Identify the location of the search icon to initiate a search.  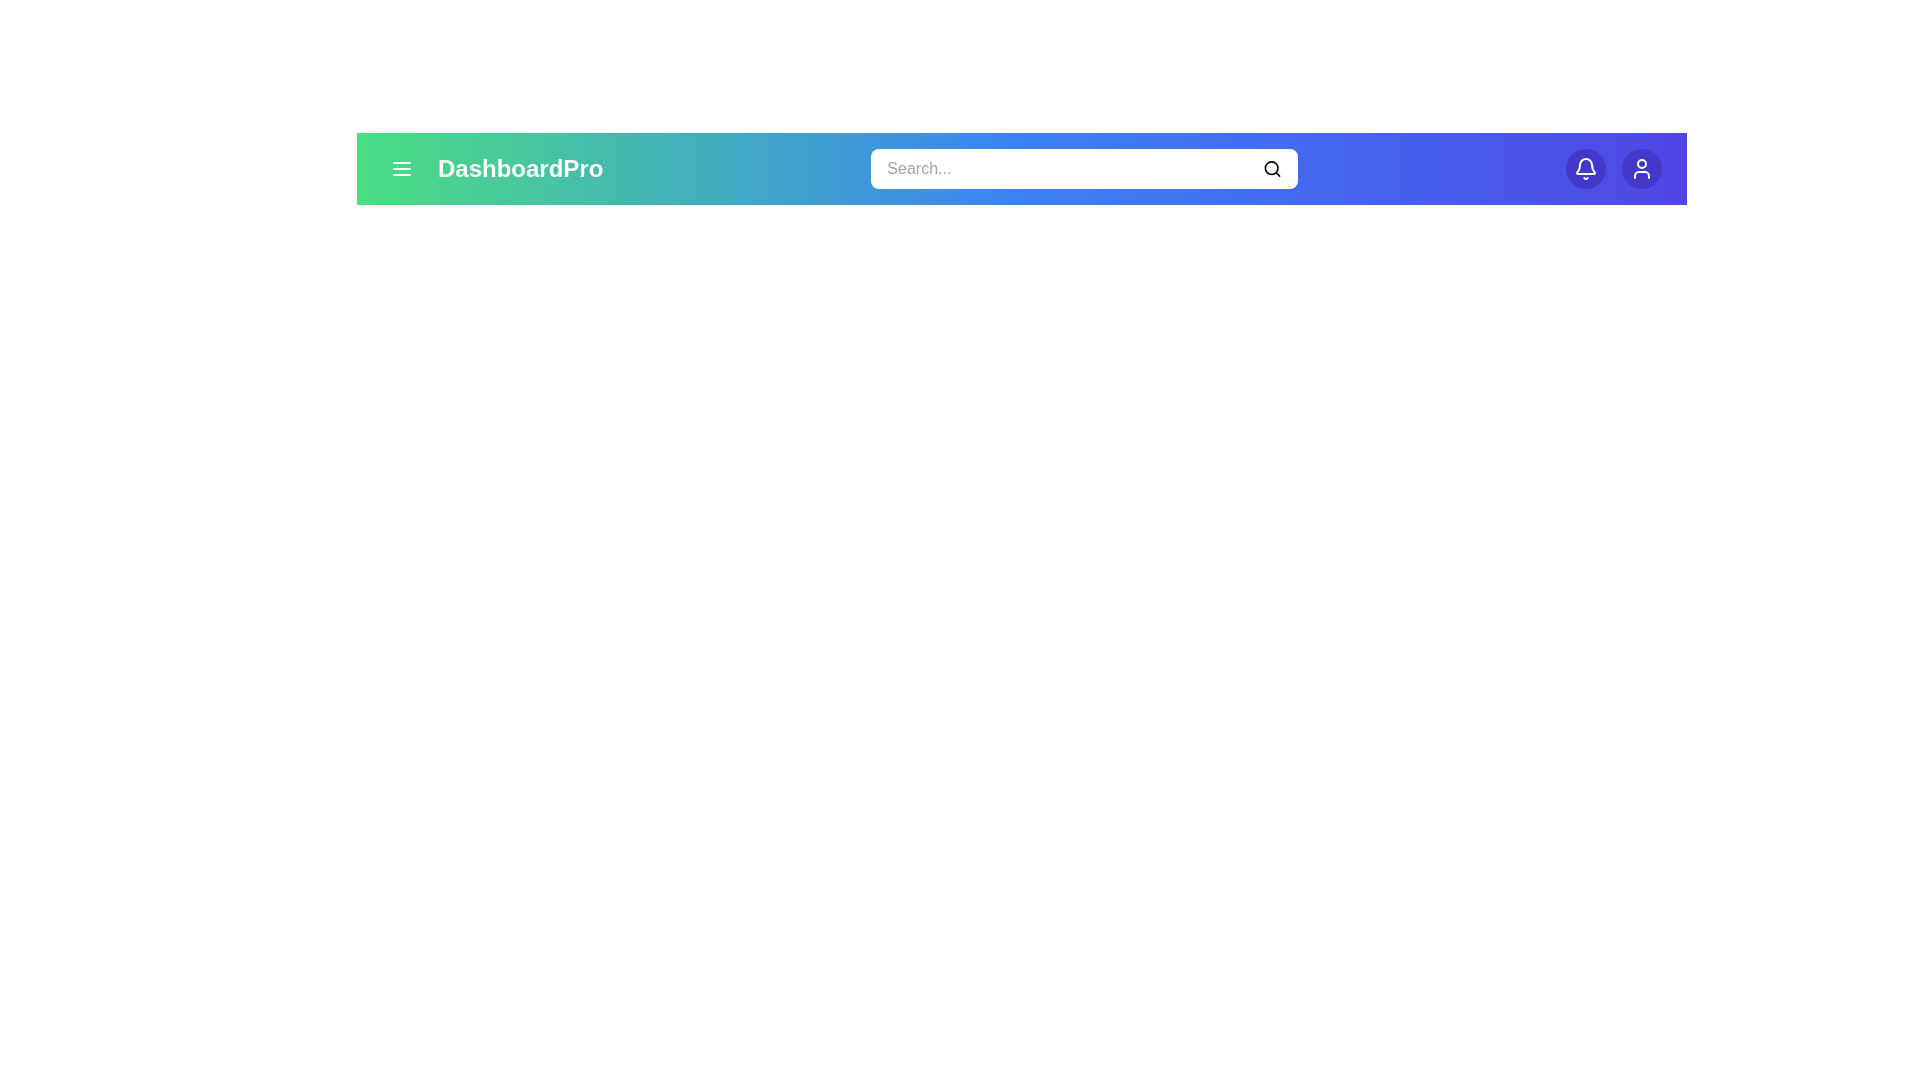
(1271, 168).